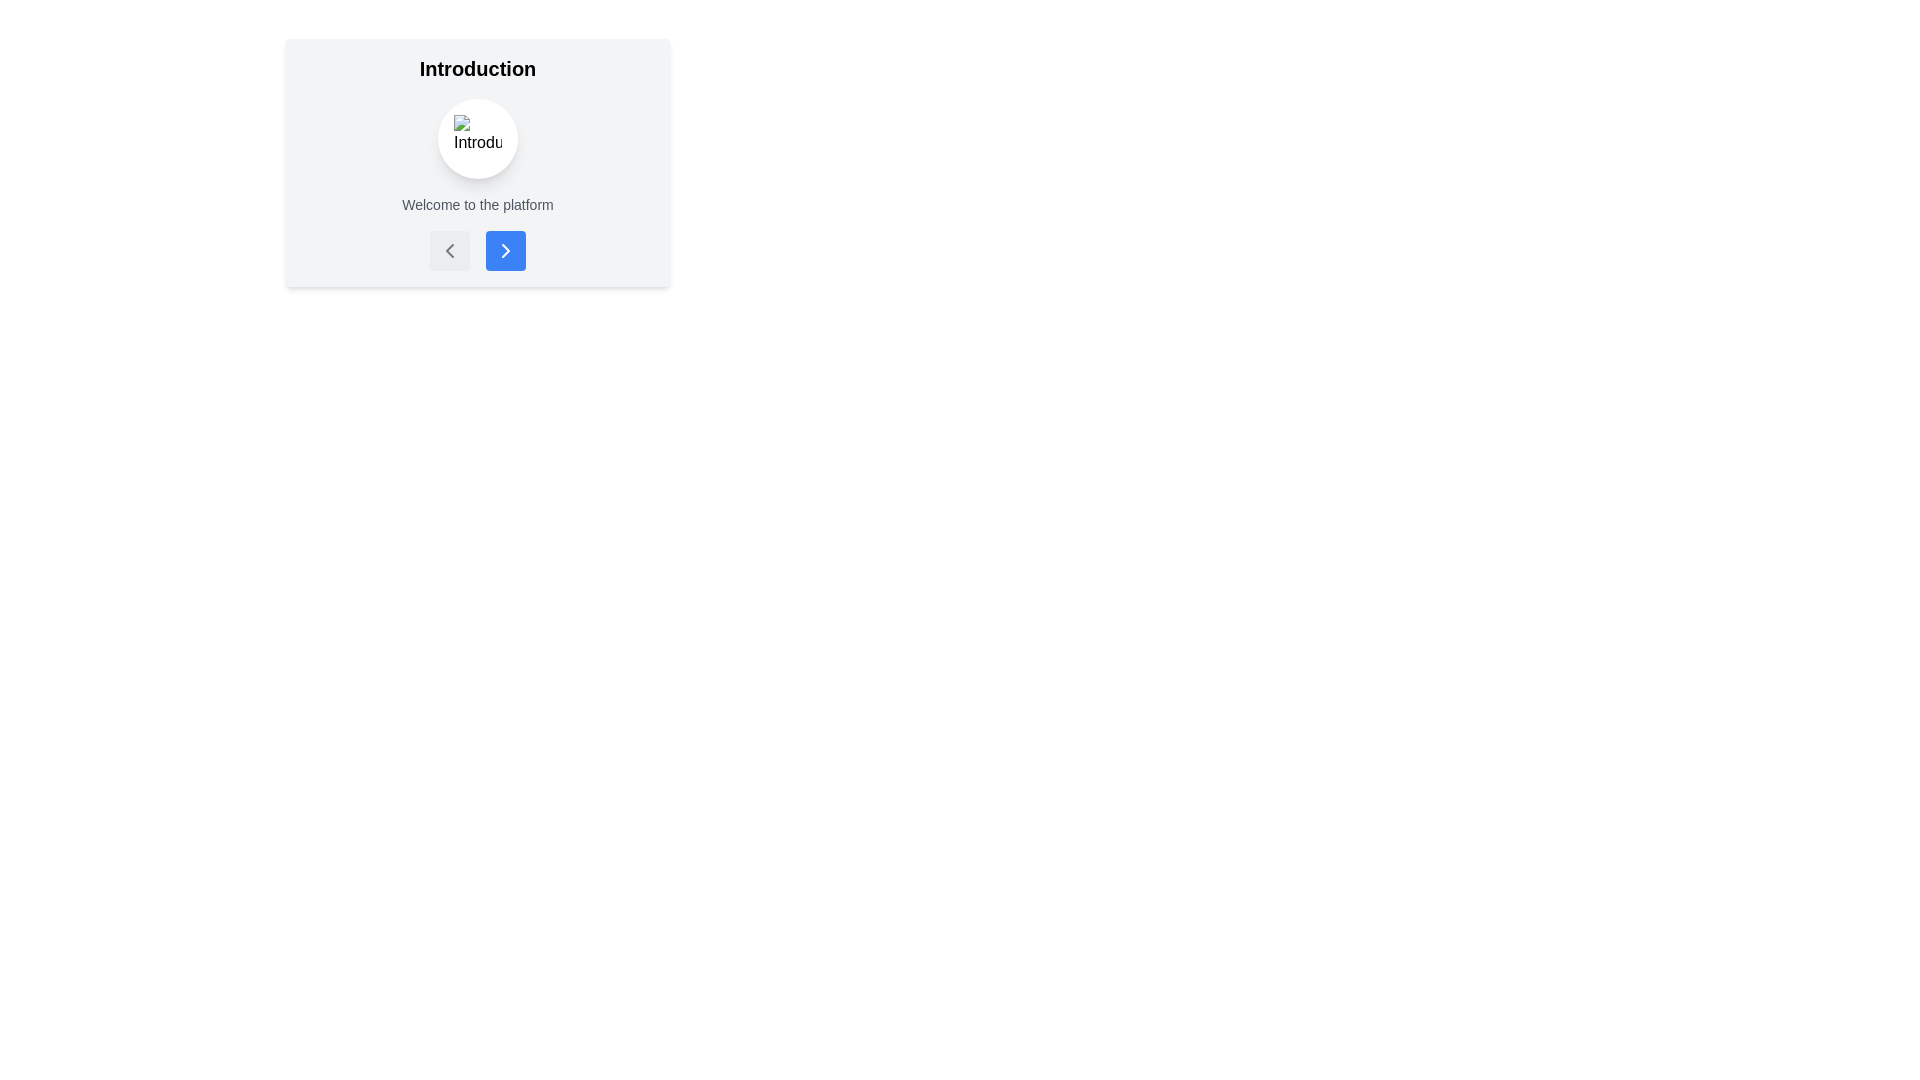  I want to click on the right-pointing chevron icon button with a blue background and white stroke, which is the second button in the navigation row located at the bottom-center of the card containing the 'Introduction' heading, so click(505, 249).